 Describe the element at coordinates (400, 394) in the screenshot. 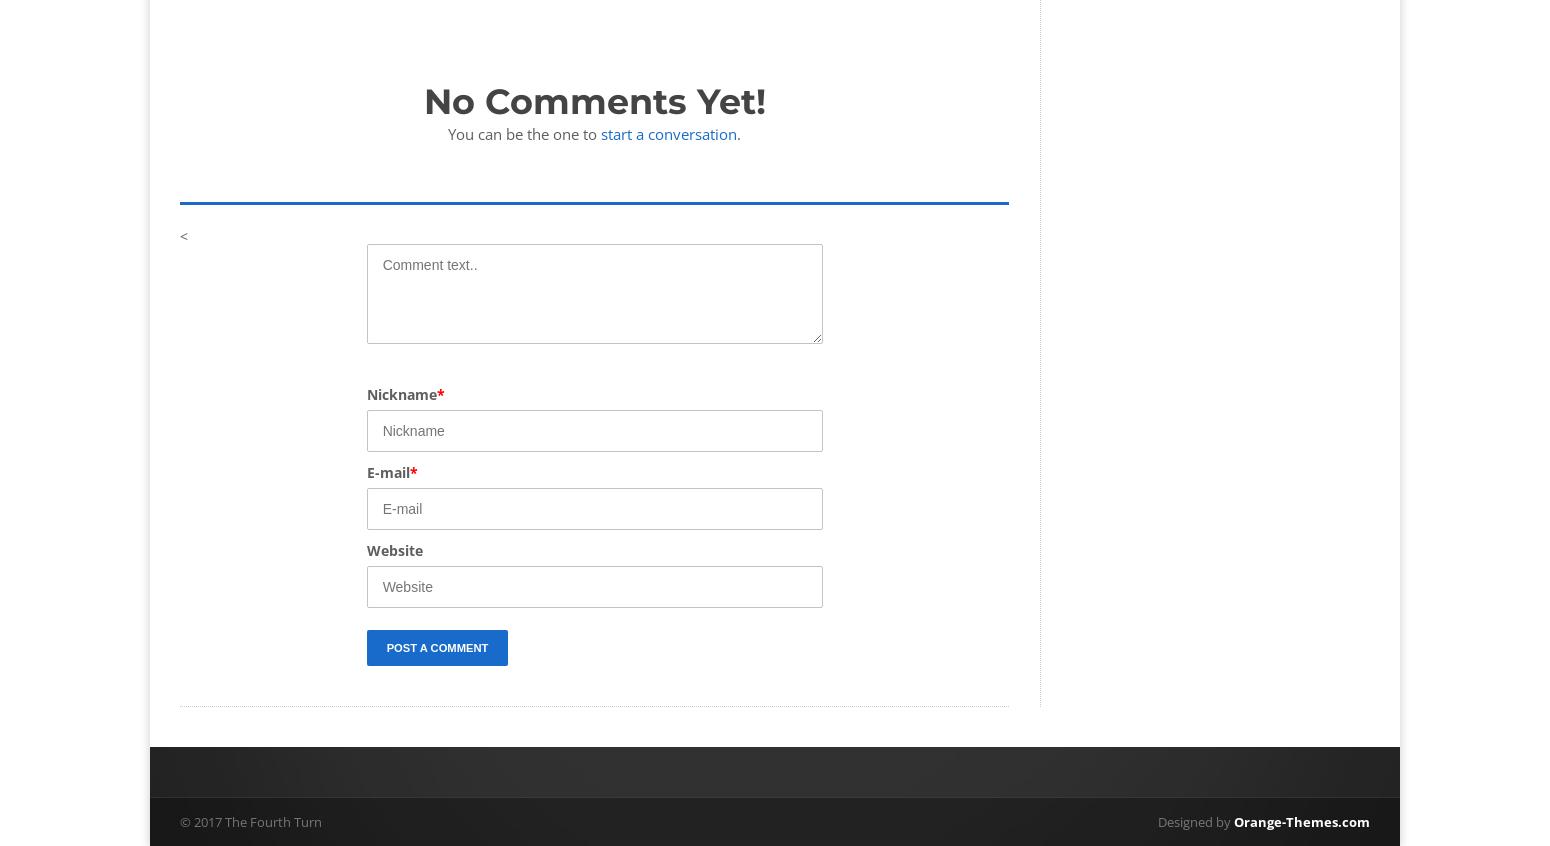

I see `'Nickname'` at that location.